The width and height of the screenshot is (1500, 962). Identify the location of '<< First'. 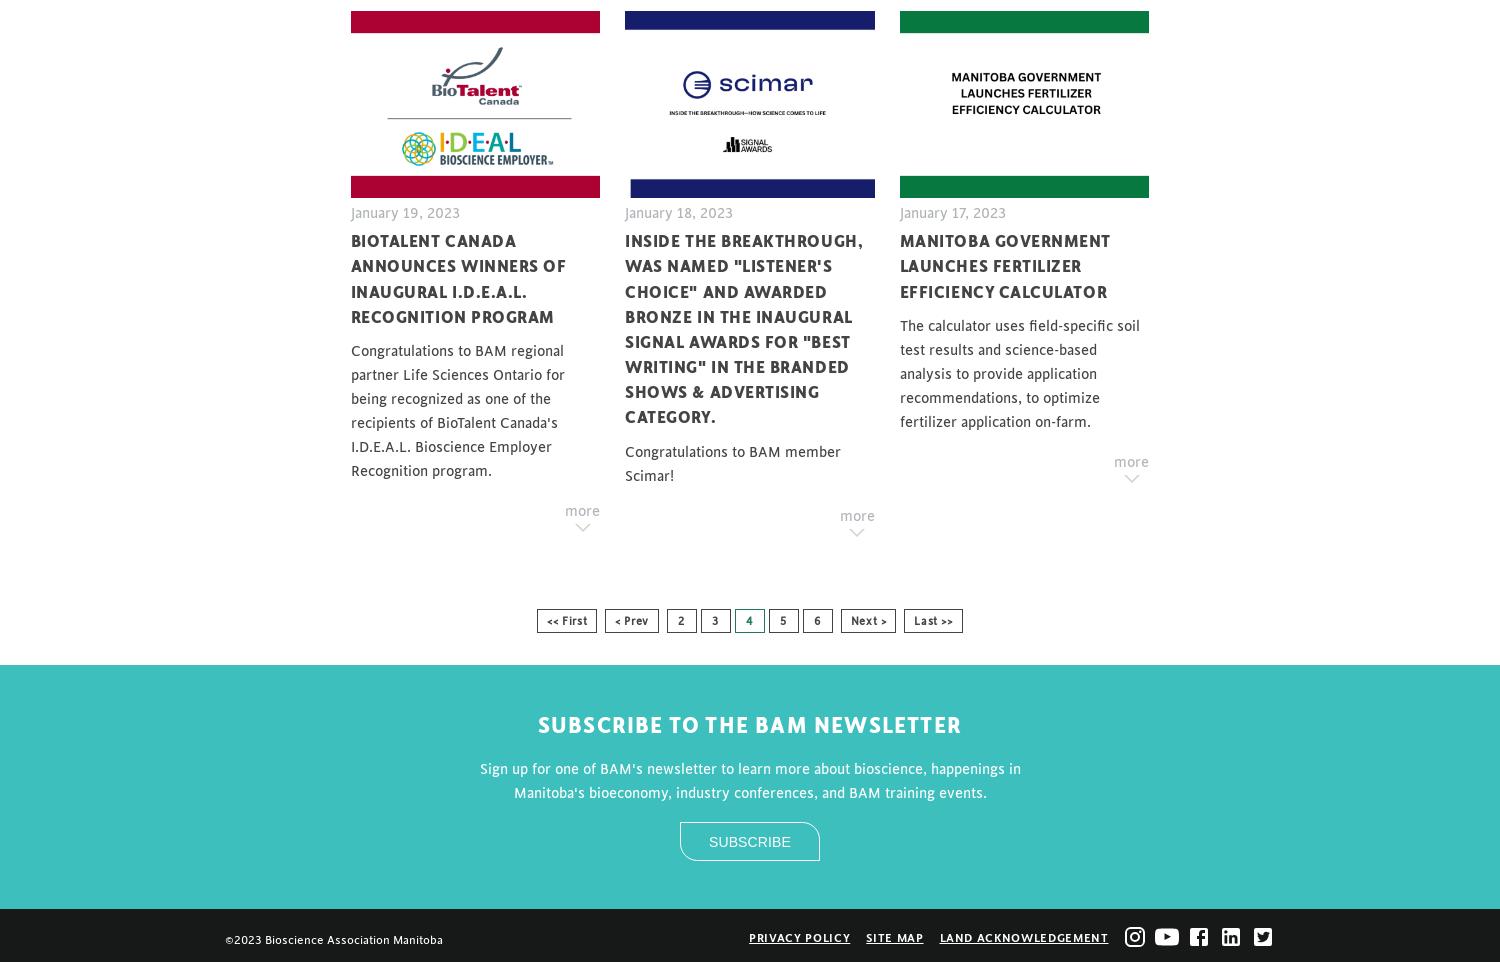
(566, 619).